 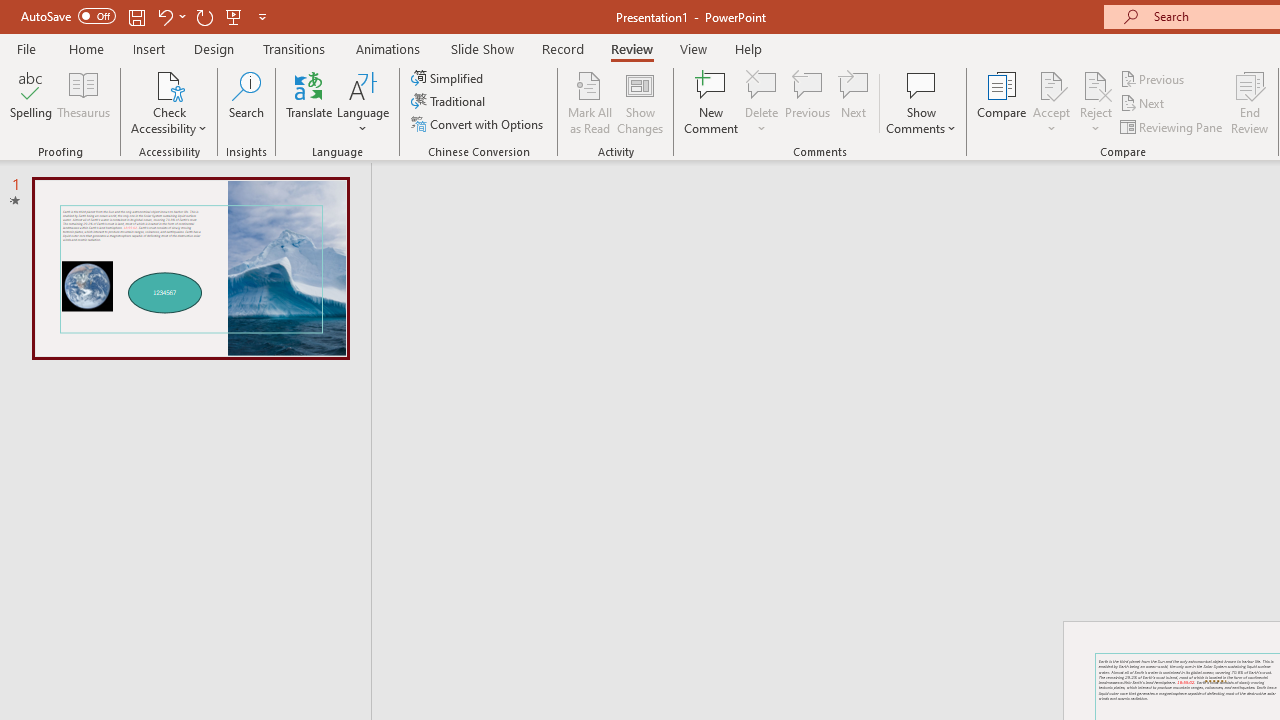 What do you see at coordinates (1144, 103) in the screenshot?
I see `'Next'` at bounding box center [1144, 103].